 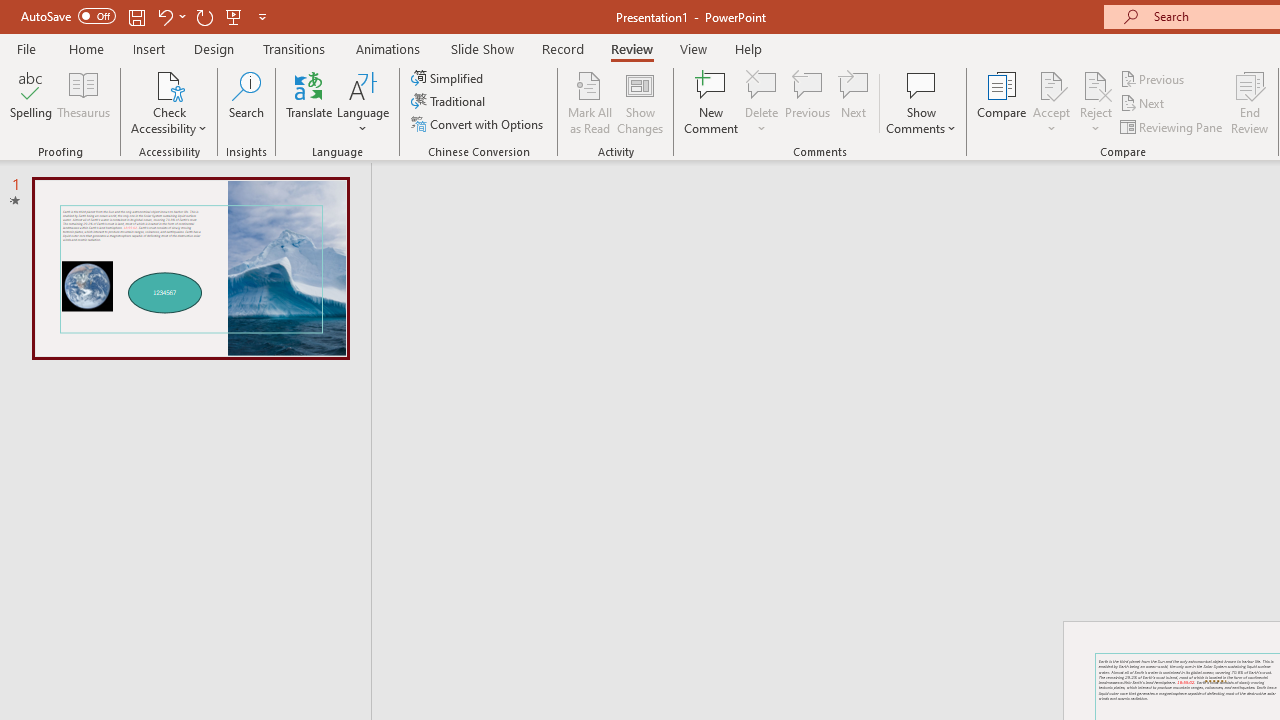 What do you see at coordinates (1144, 103) in the screenshot?
I see `'Next'` at bounding box center [1144, 103].